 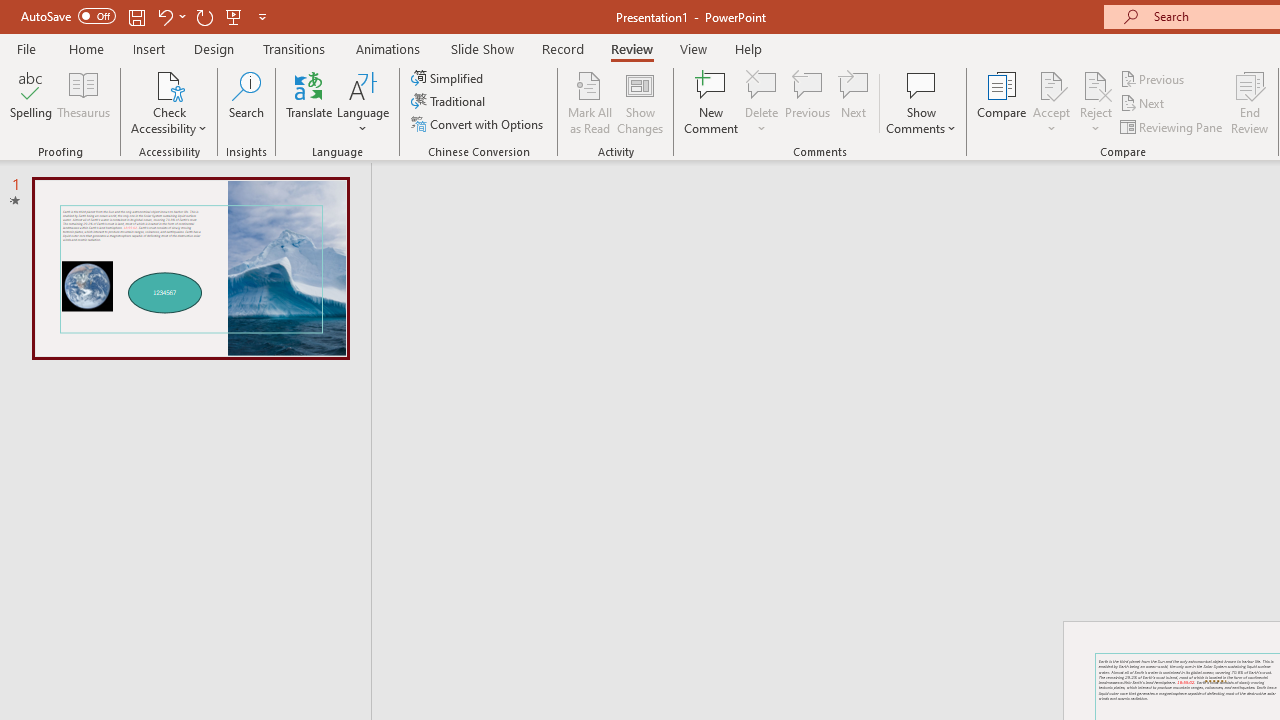 What do you see at coordinates (1144, 103) in the screenshot?
I see `'Next'` at bounding box center [1144, 103].